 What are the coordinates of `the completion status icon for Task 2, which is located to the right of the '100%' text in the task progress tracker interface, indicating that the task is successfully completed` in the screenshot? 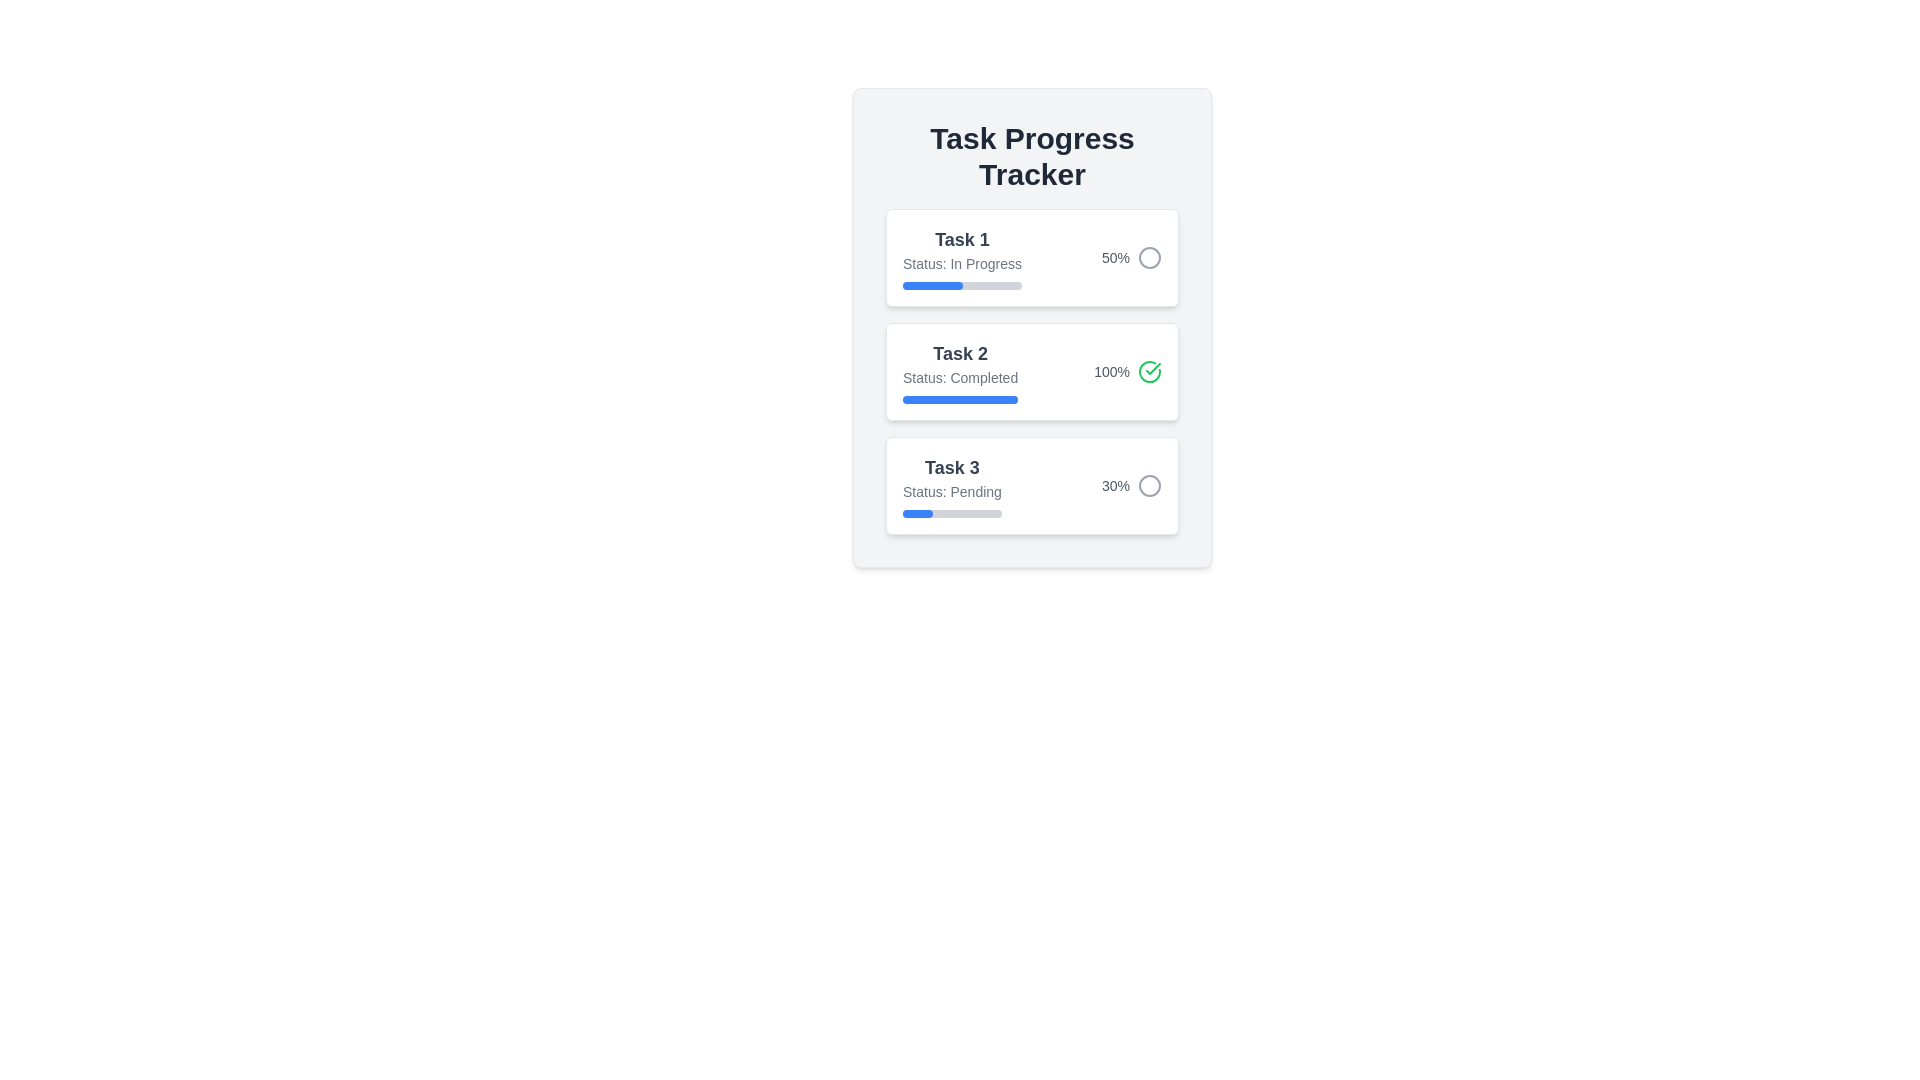 It's located at (1150, 371).